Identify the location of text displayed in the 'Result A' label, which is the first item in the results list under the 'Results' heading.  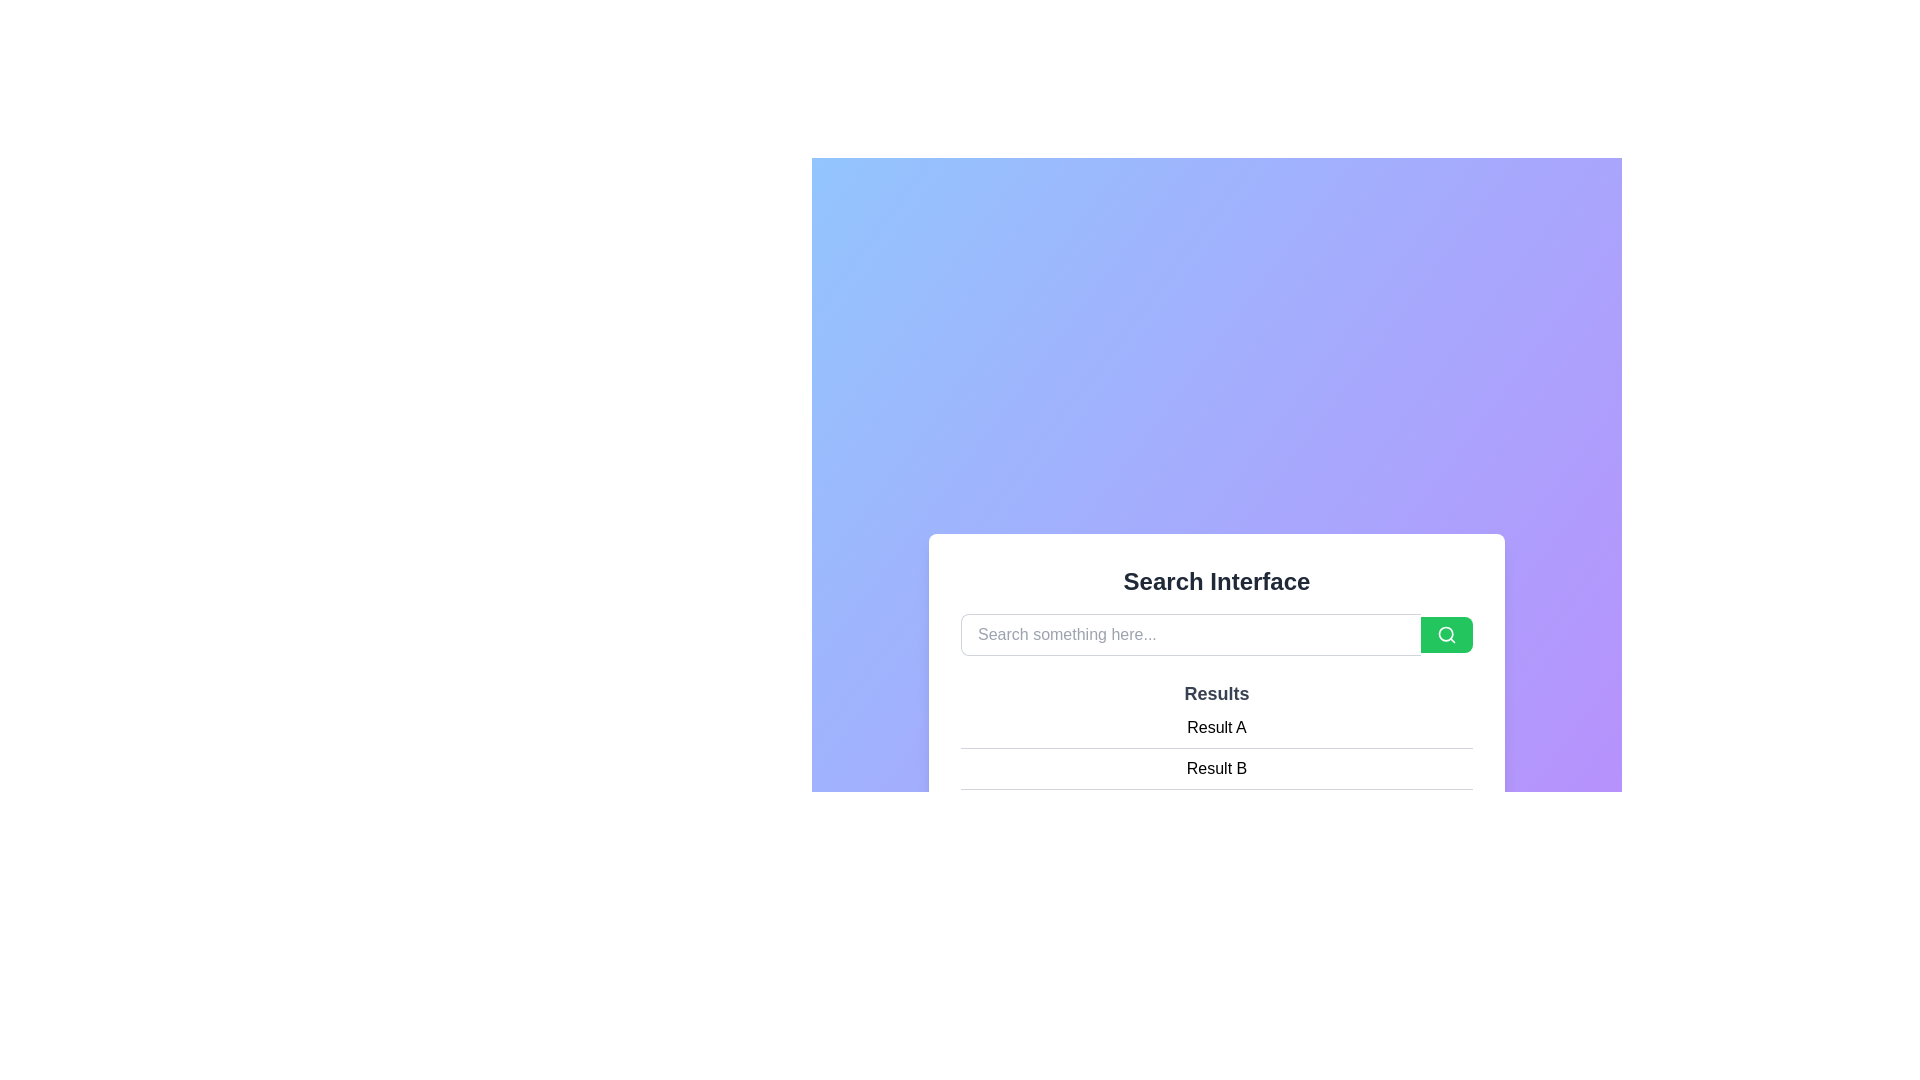
(1216, 728).